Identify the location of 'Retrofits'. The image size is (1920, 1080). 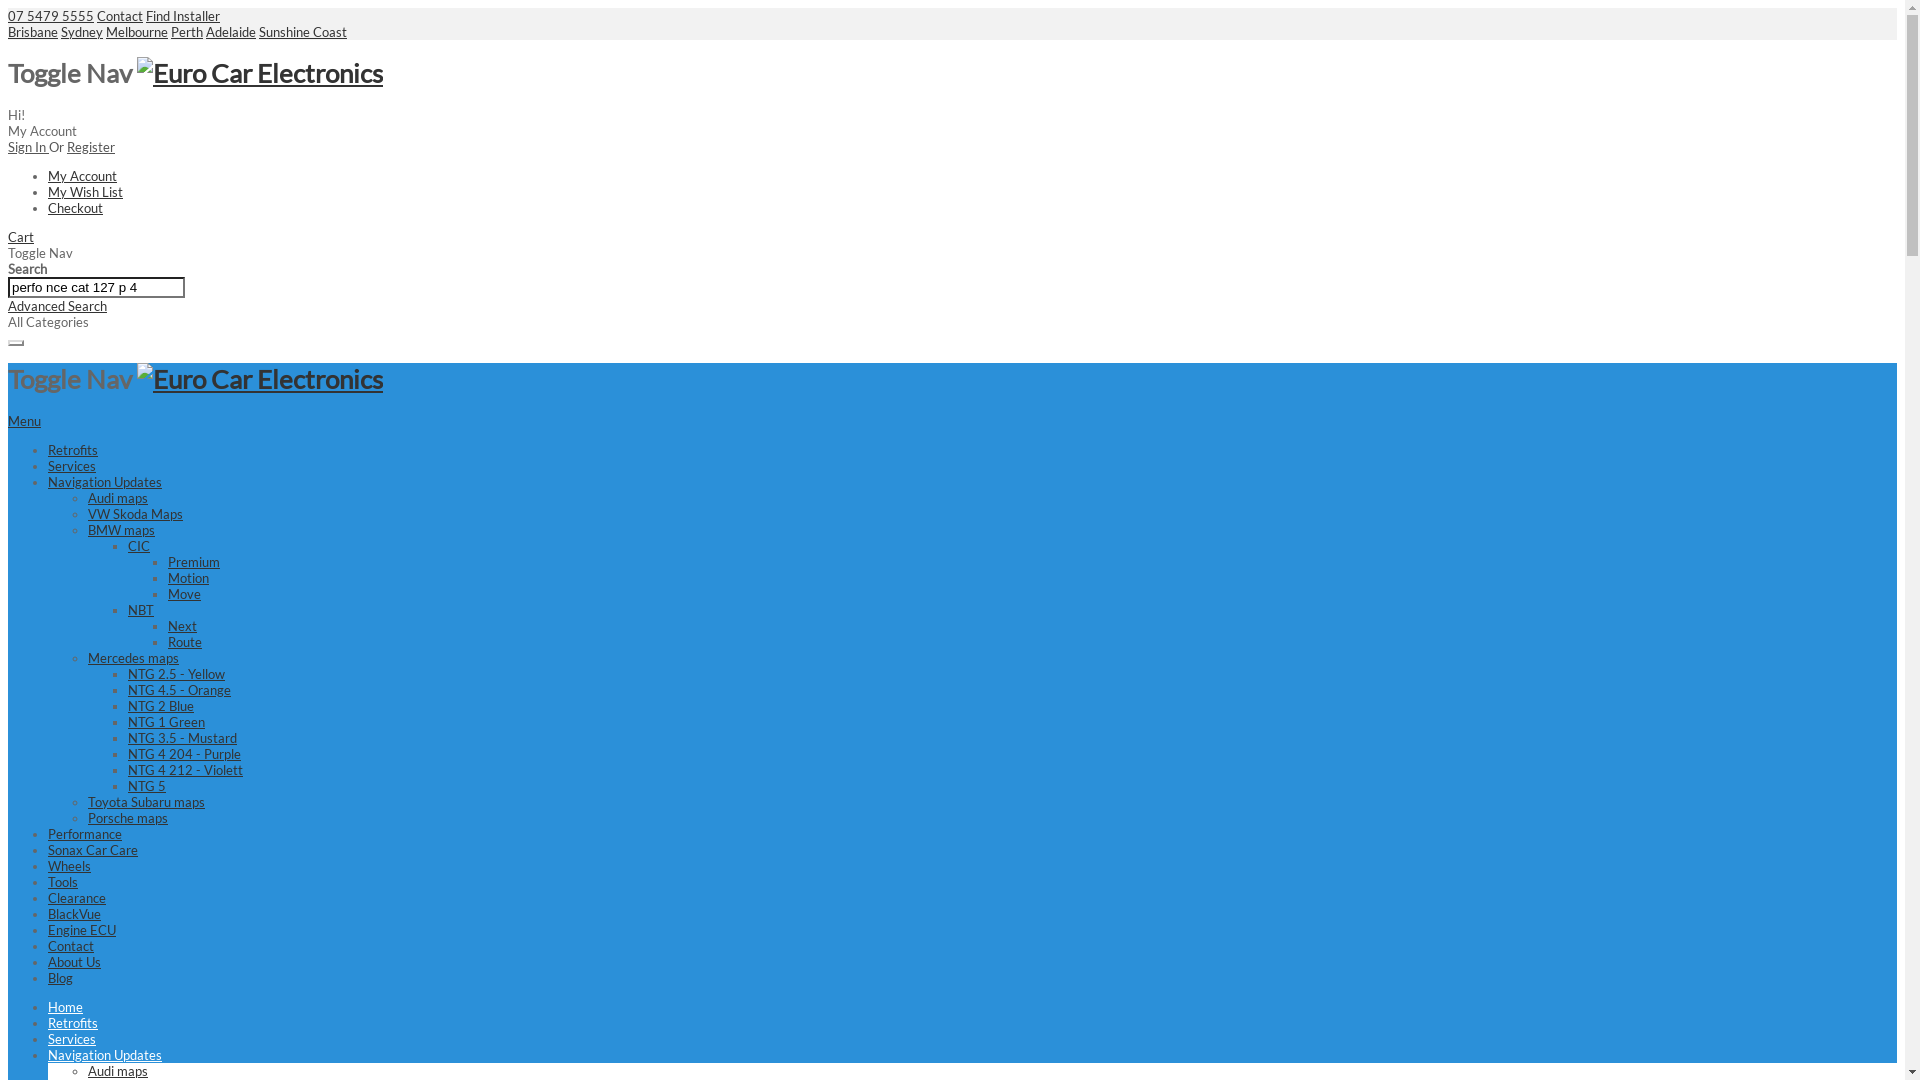
(72, 450).